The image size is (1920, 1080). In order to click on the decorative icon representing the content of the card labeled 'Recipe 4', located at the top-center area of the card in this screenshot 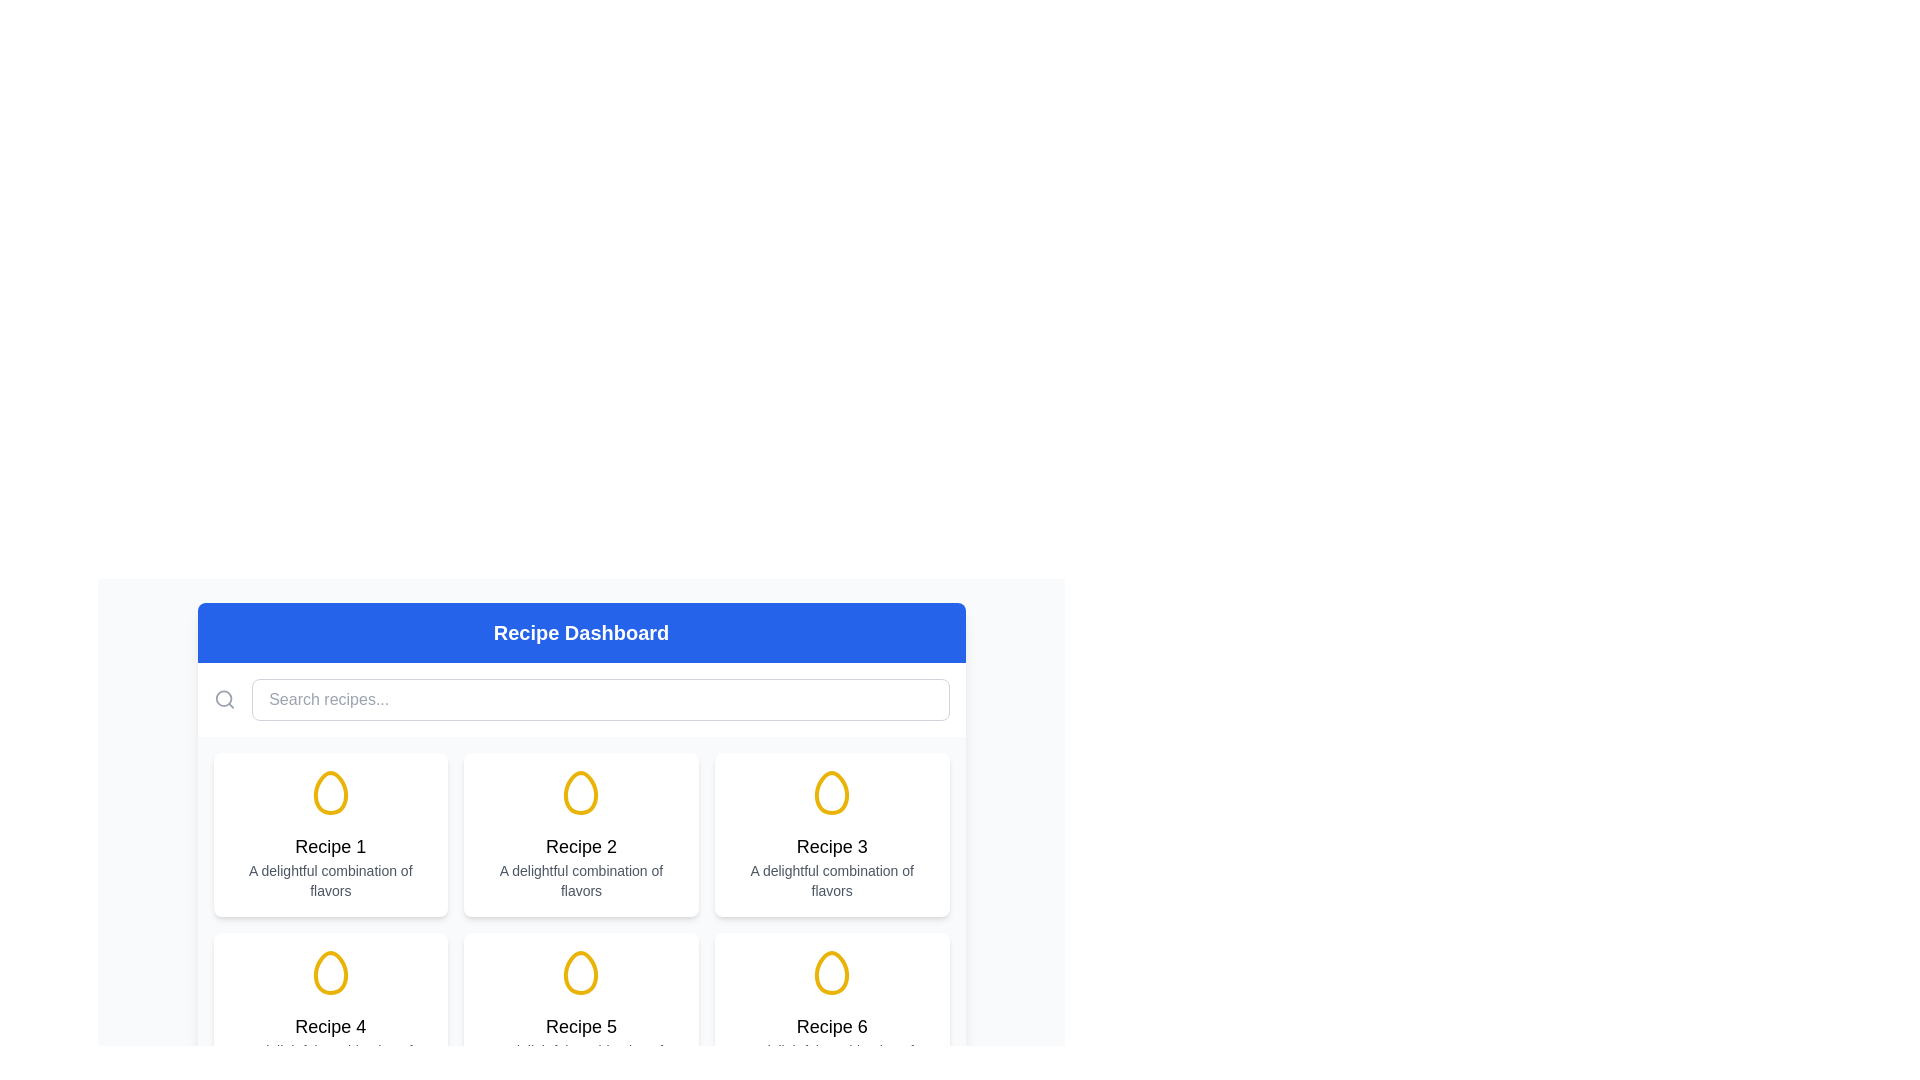, I will do `click(330, 971)`.